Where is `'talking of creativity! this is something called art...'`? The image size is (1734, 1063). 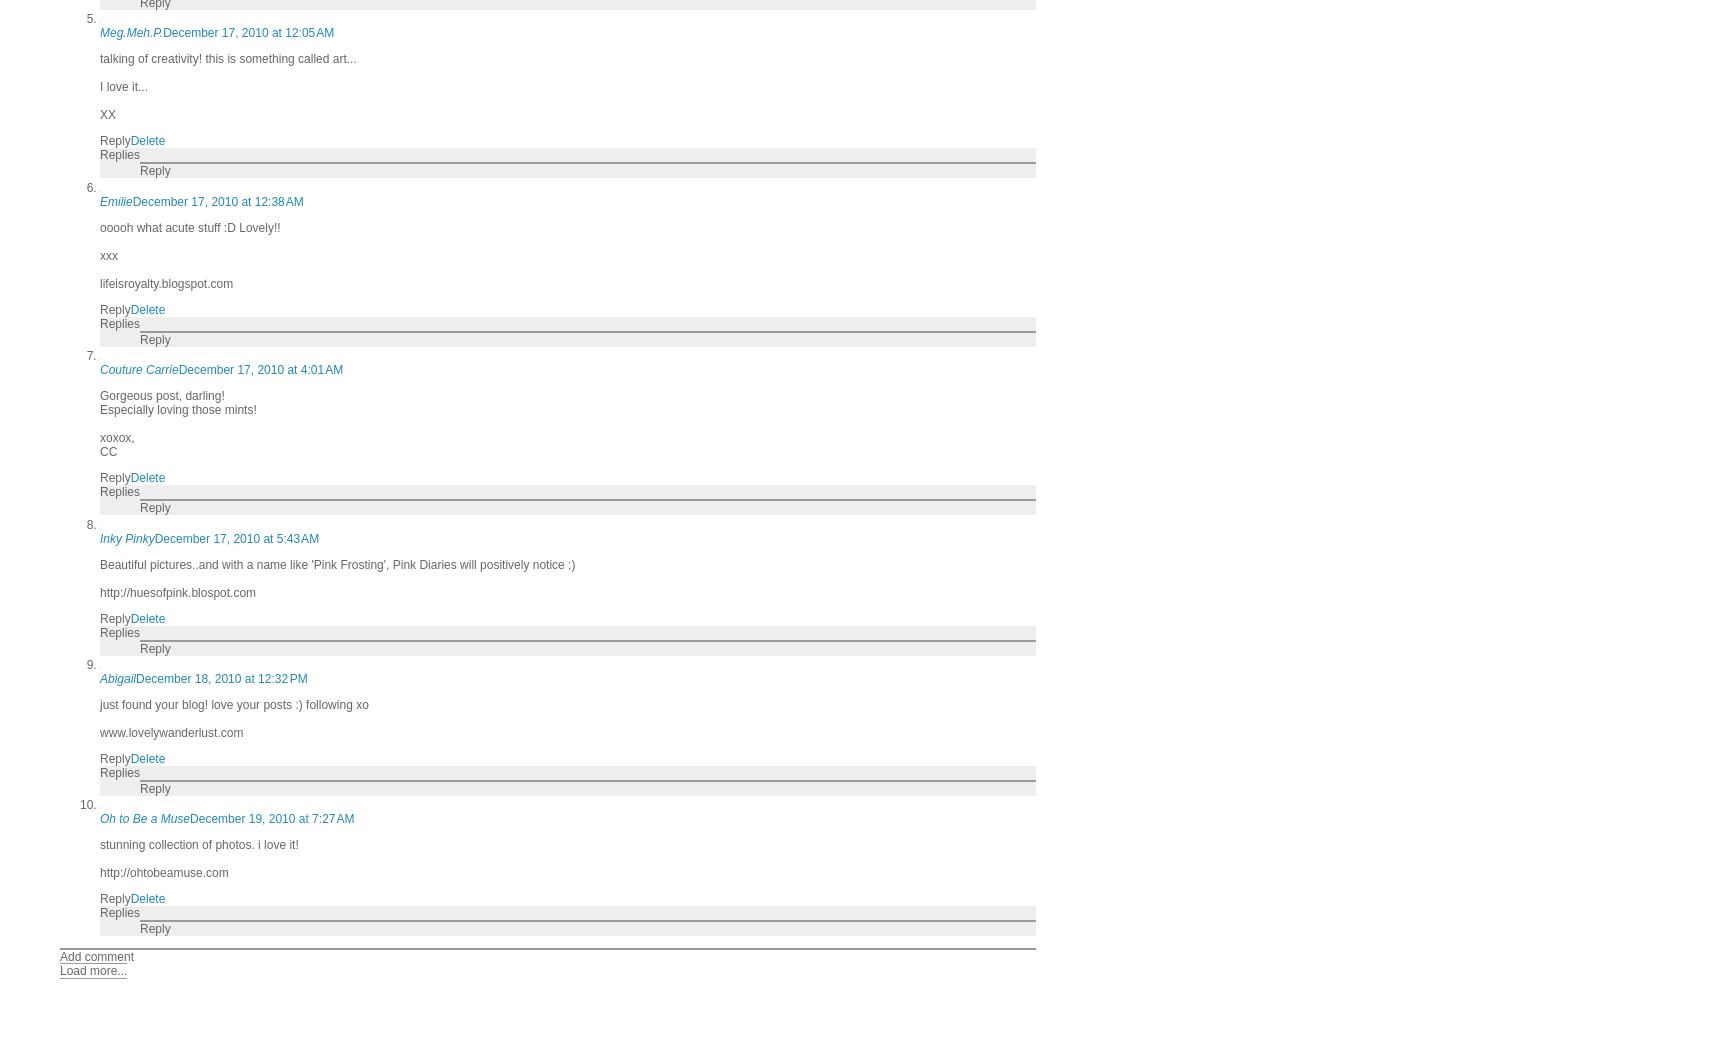 'talking of creativity! this is something called art...' is located at coordinates (228, 58).